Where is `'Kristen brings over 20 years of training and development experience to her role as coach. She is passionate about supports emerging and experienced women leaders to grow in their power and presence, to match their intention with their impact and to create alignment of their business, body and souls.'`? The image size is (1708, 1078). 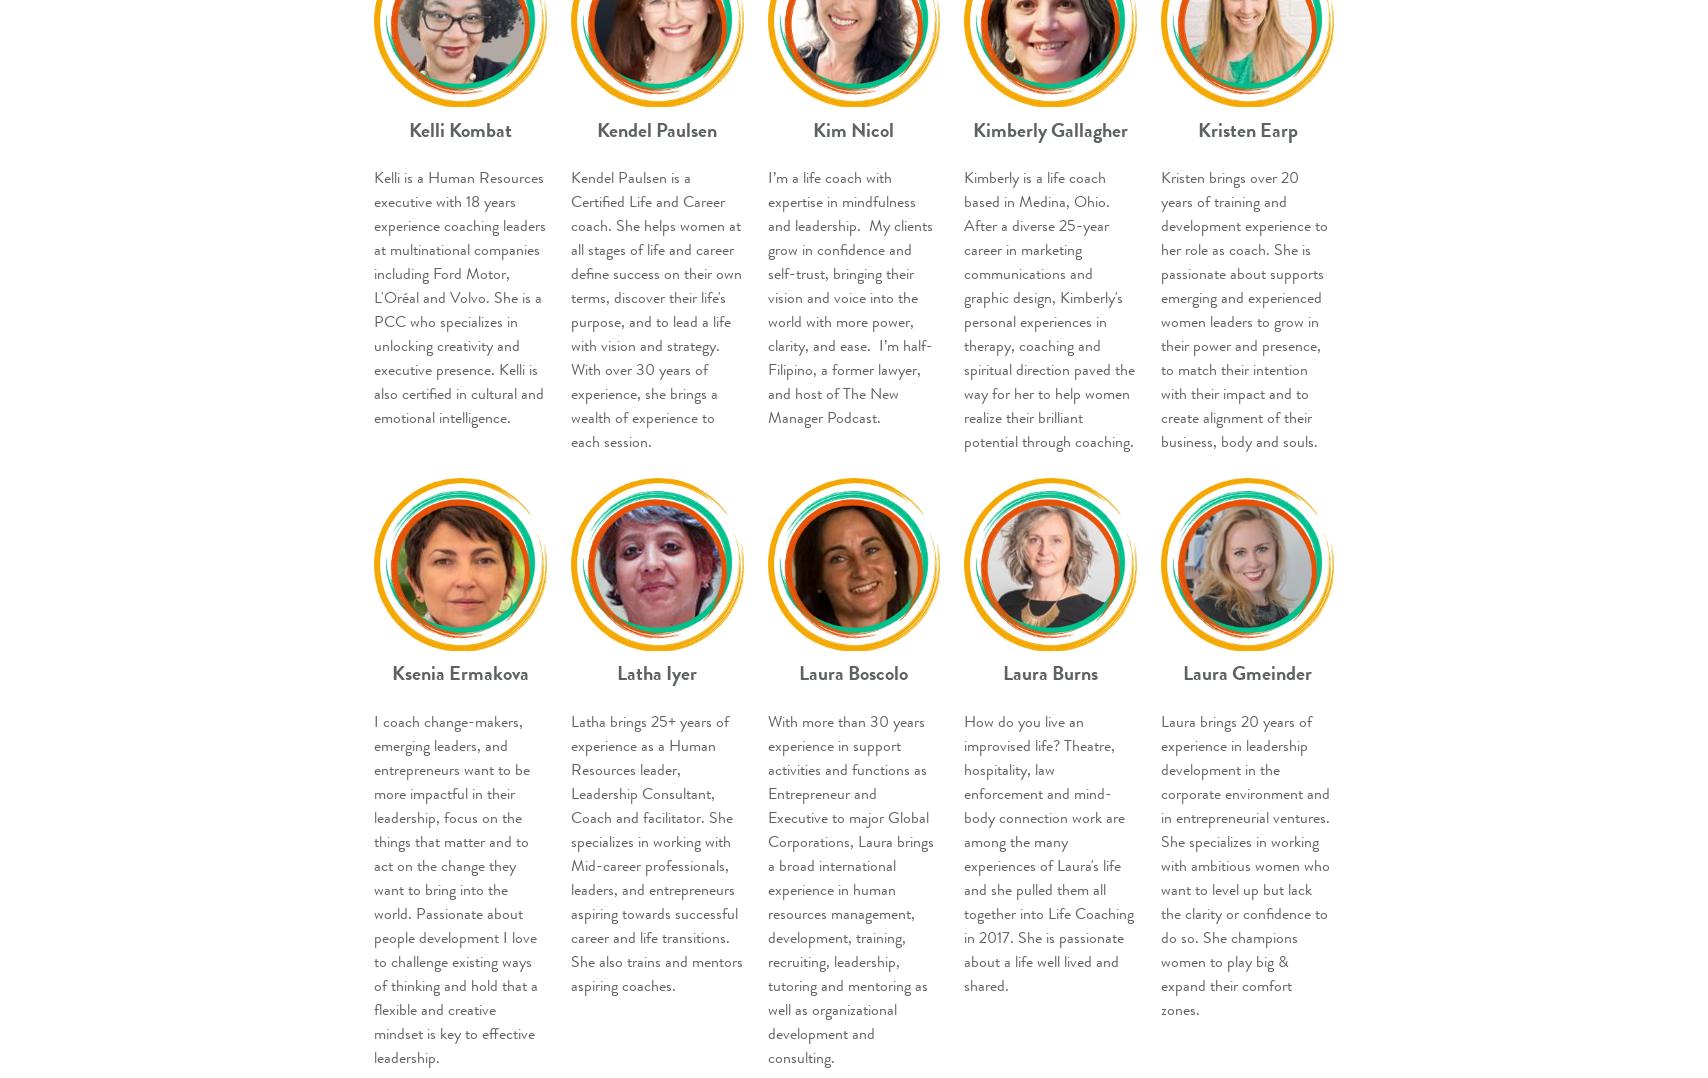 'Kristen brings over 20 years of training and development experience to her role as coach. She is passionate about supports emerging and experienced women leaders to grow in their power and presence, to match their intention with their impact and to create alignment of their business, body and souls.' is located at coordinates (1244, 309).